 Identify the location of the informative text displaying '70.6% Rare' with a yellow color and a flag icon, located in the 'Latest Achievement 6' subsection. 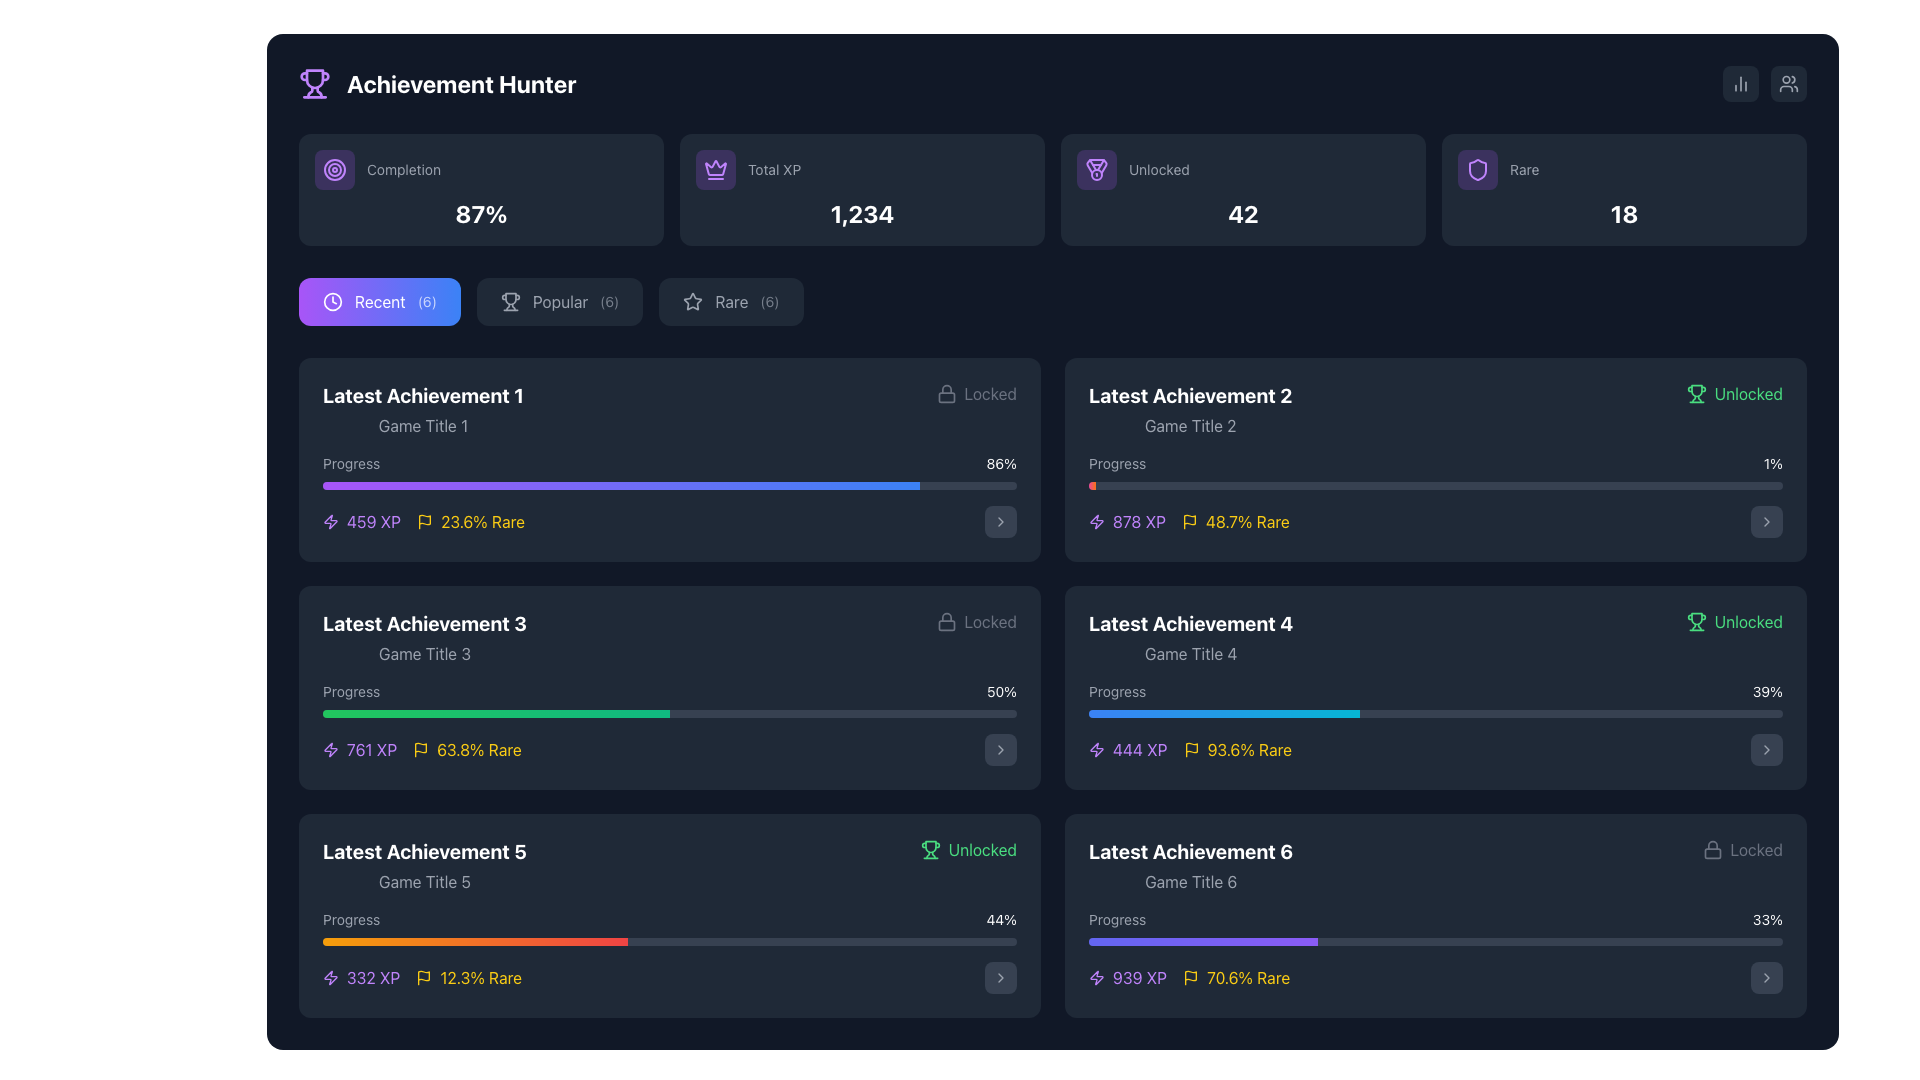
(1235, 977).